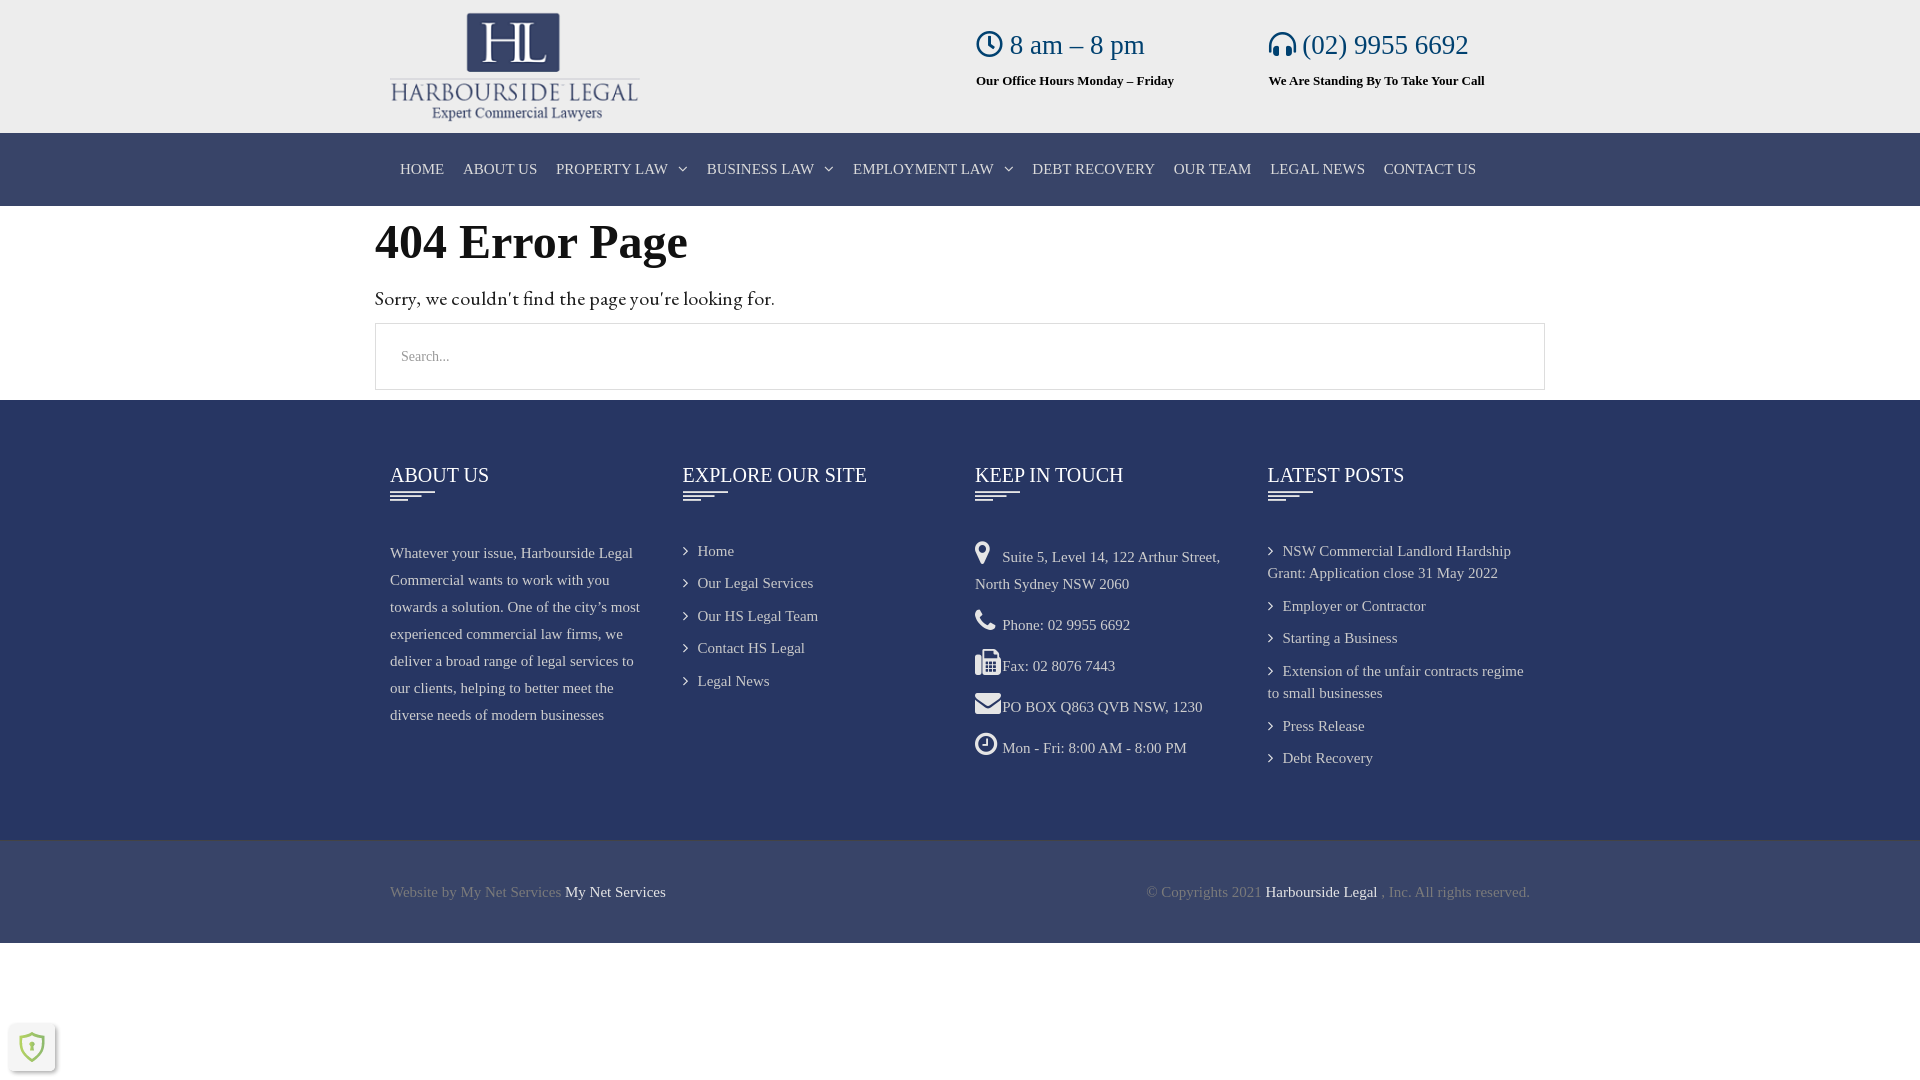 This screenshot has width=1920, height=1080. Describe the element at coordinates (1092, 168) in the screenshot. I see `'DEBT RECOVERY'` at that location.